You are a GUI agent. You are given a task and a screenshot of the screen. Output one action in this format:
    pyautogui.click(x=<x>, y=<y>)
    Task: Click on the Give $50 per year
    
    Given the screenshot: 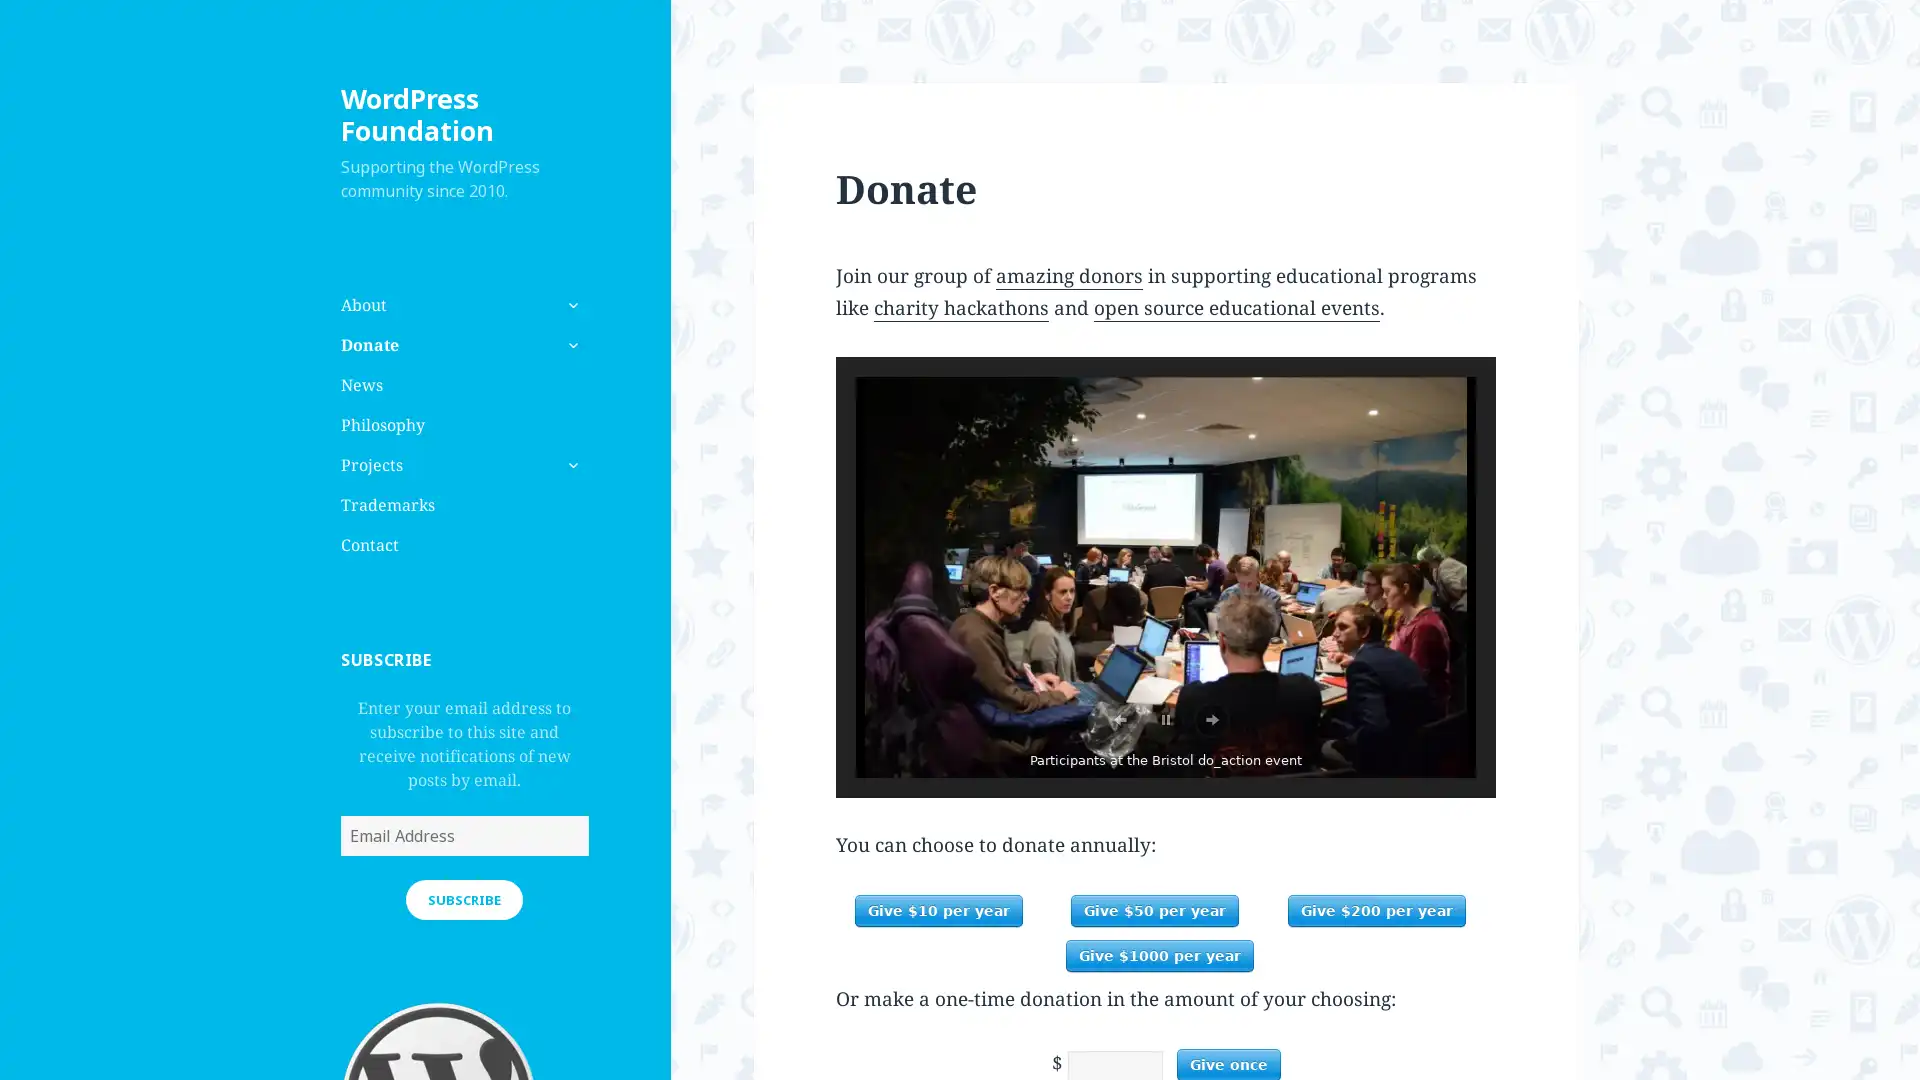 What is the action you would take?
    pyautogui.click(x=1155, y=910)
    